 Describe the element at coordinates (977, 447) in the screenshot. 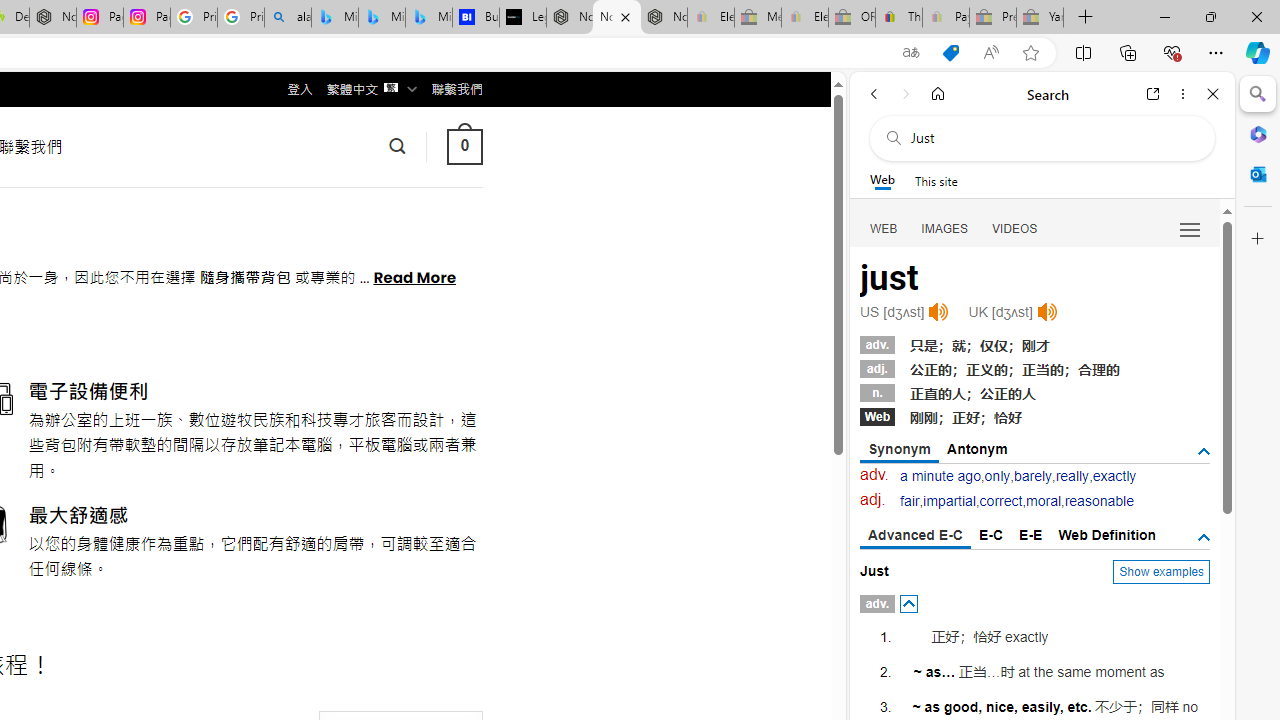

I see `'Antonym'` at that location.